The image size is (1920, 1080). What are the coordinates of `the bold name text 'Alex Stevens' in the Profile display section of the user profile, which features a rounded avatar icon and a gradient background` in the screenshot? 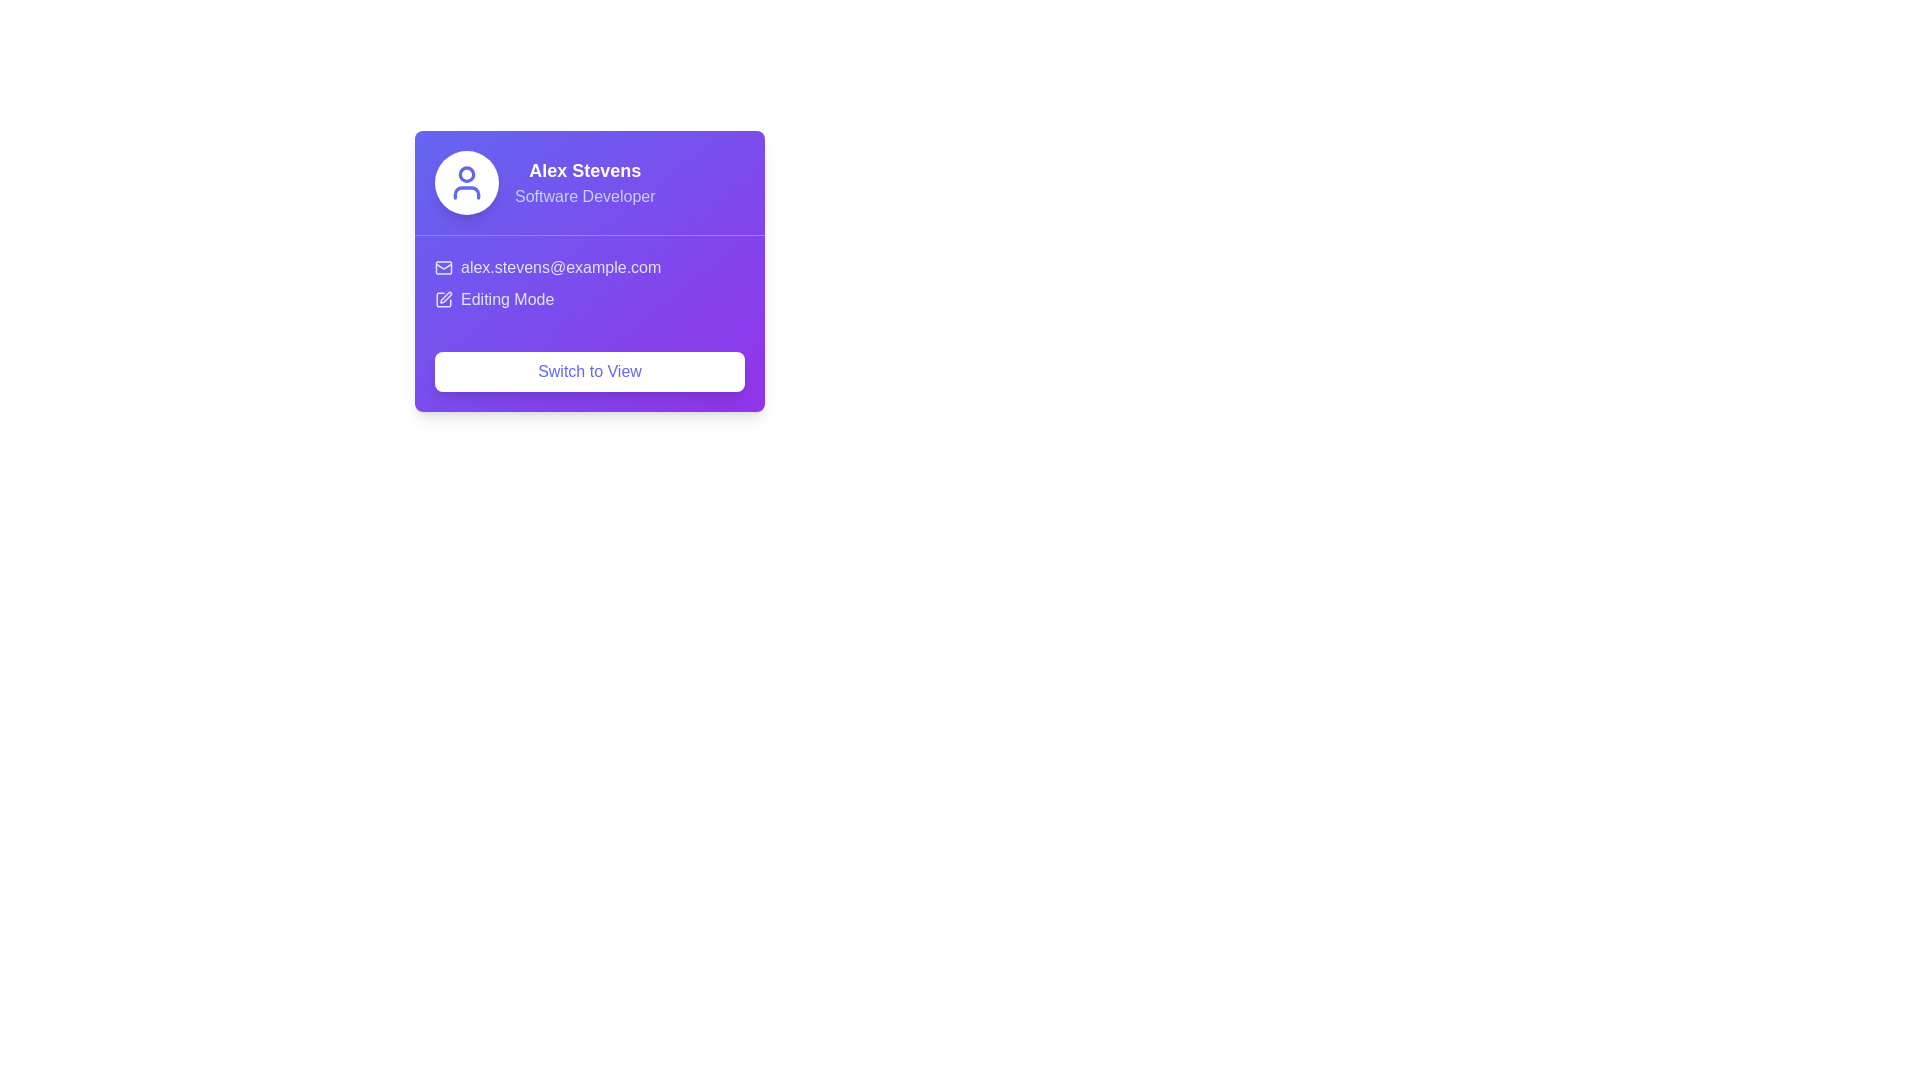 It's located at (589, 183).